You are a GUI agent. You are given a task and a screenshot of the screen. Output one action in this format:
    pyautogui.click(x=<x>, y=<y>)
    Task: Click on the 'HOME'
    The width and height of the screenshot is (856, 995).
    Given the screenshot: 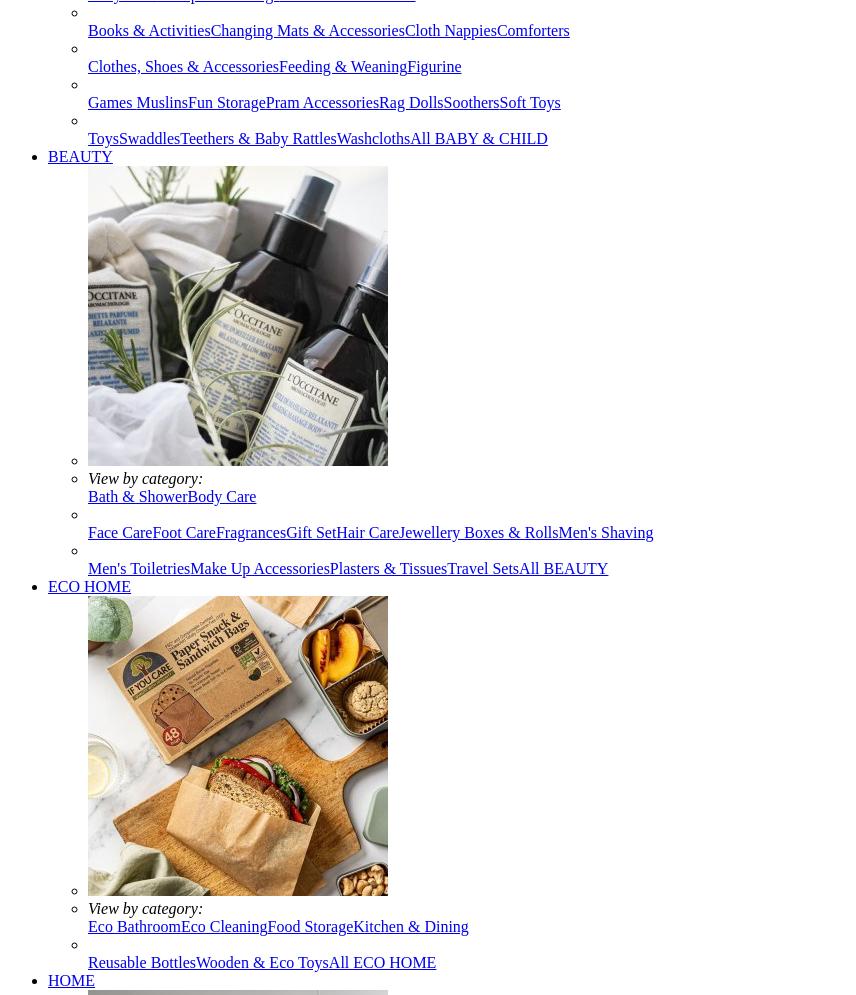 What is the action you would take?
    pyautogui.click(x=47, y=979)
    